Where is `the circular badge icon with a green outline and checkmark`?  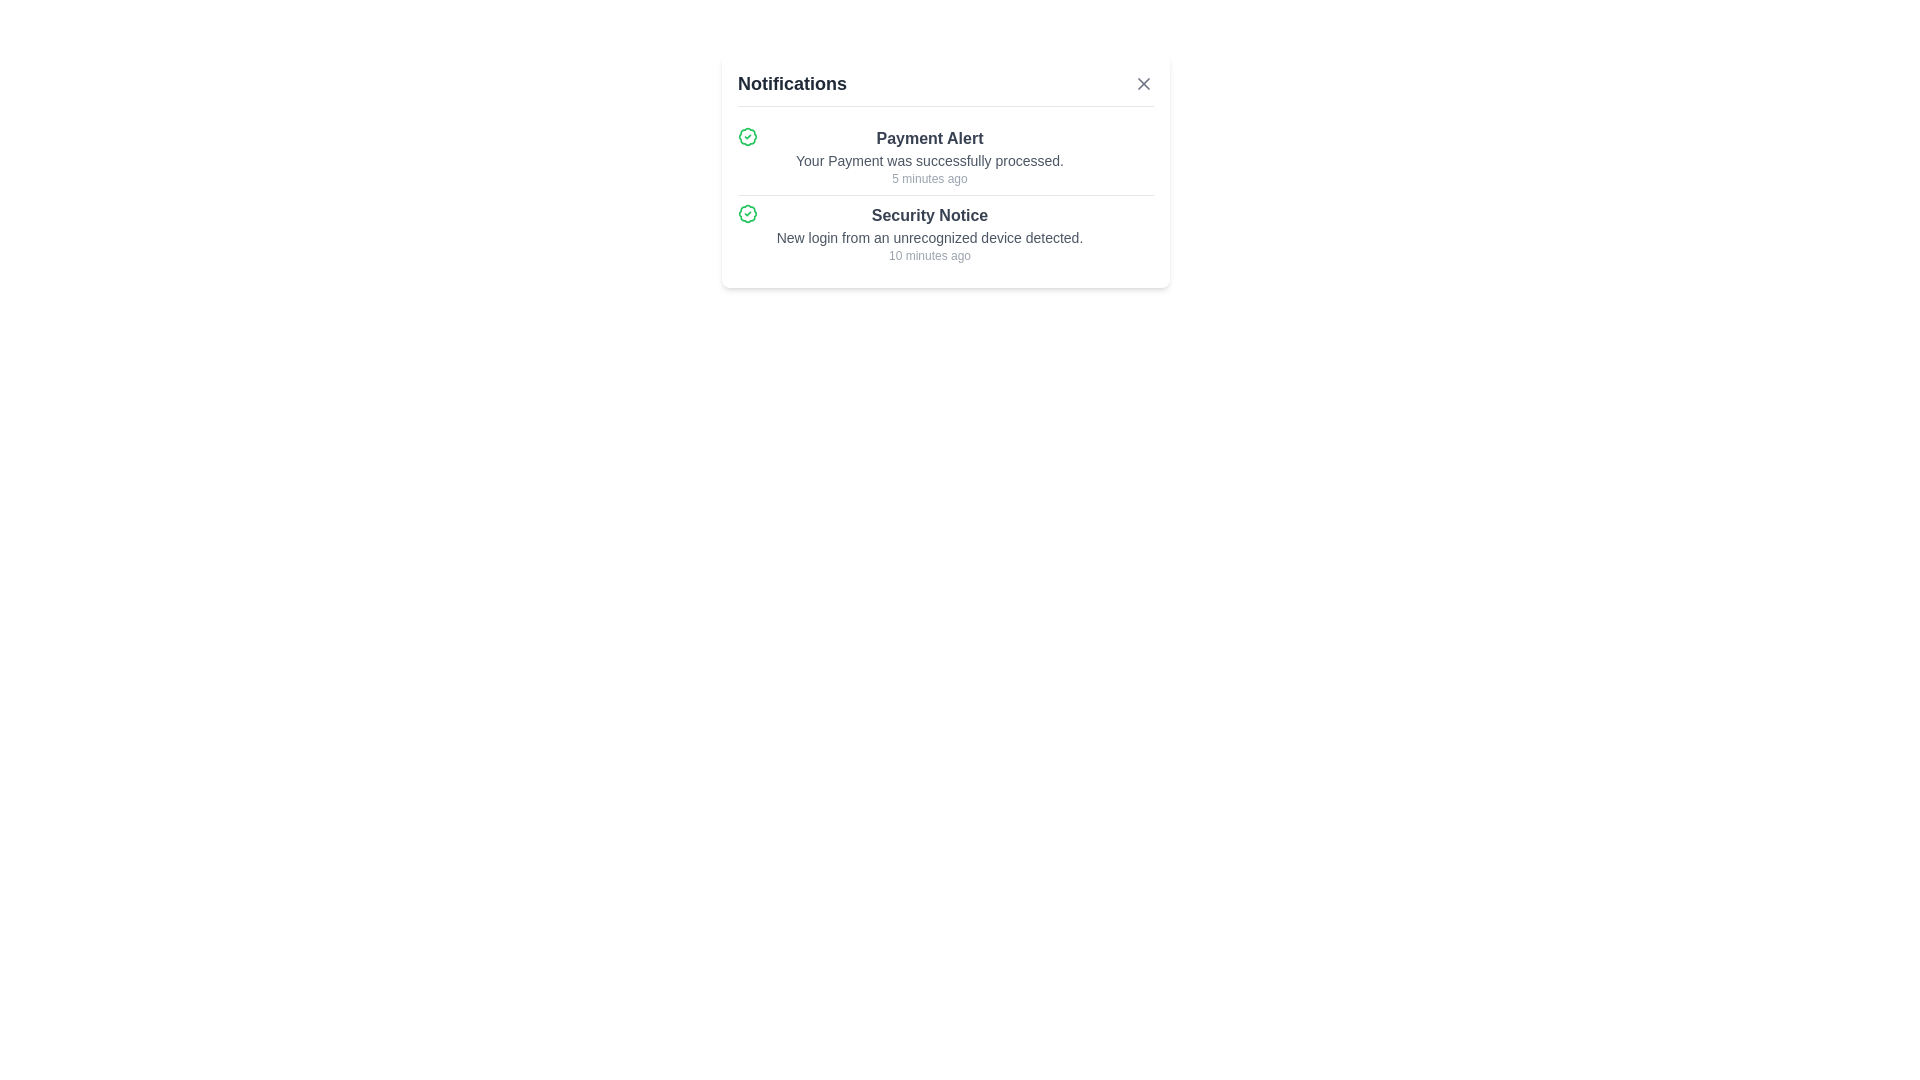
the circular badge icon with a green outline and checkmark is located at coordinates (747, 213).